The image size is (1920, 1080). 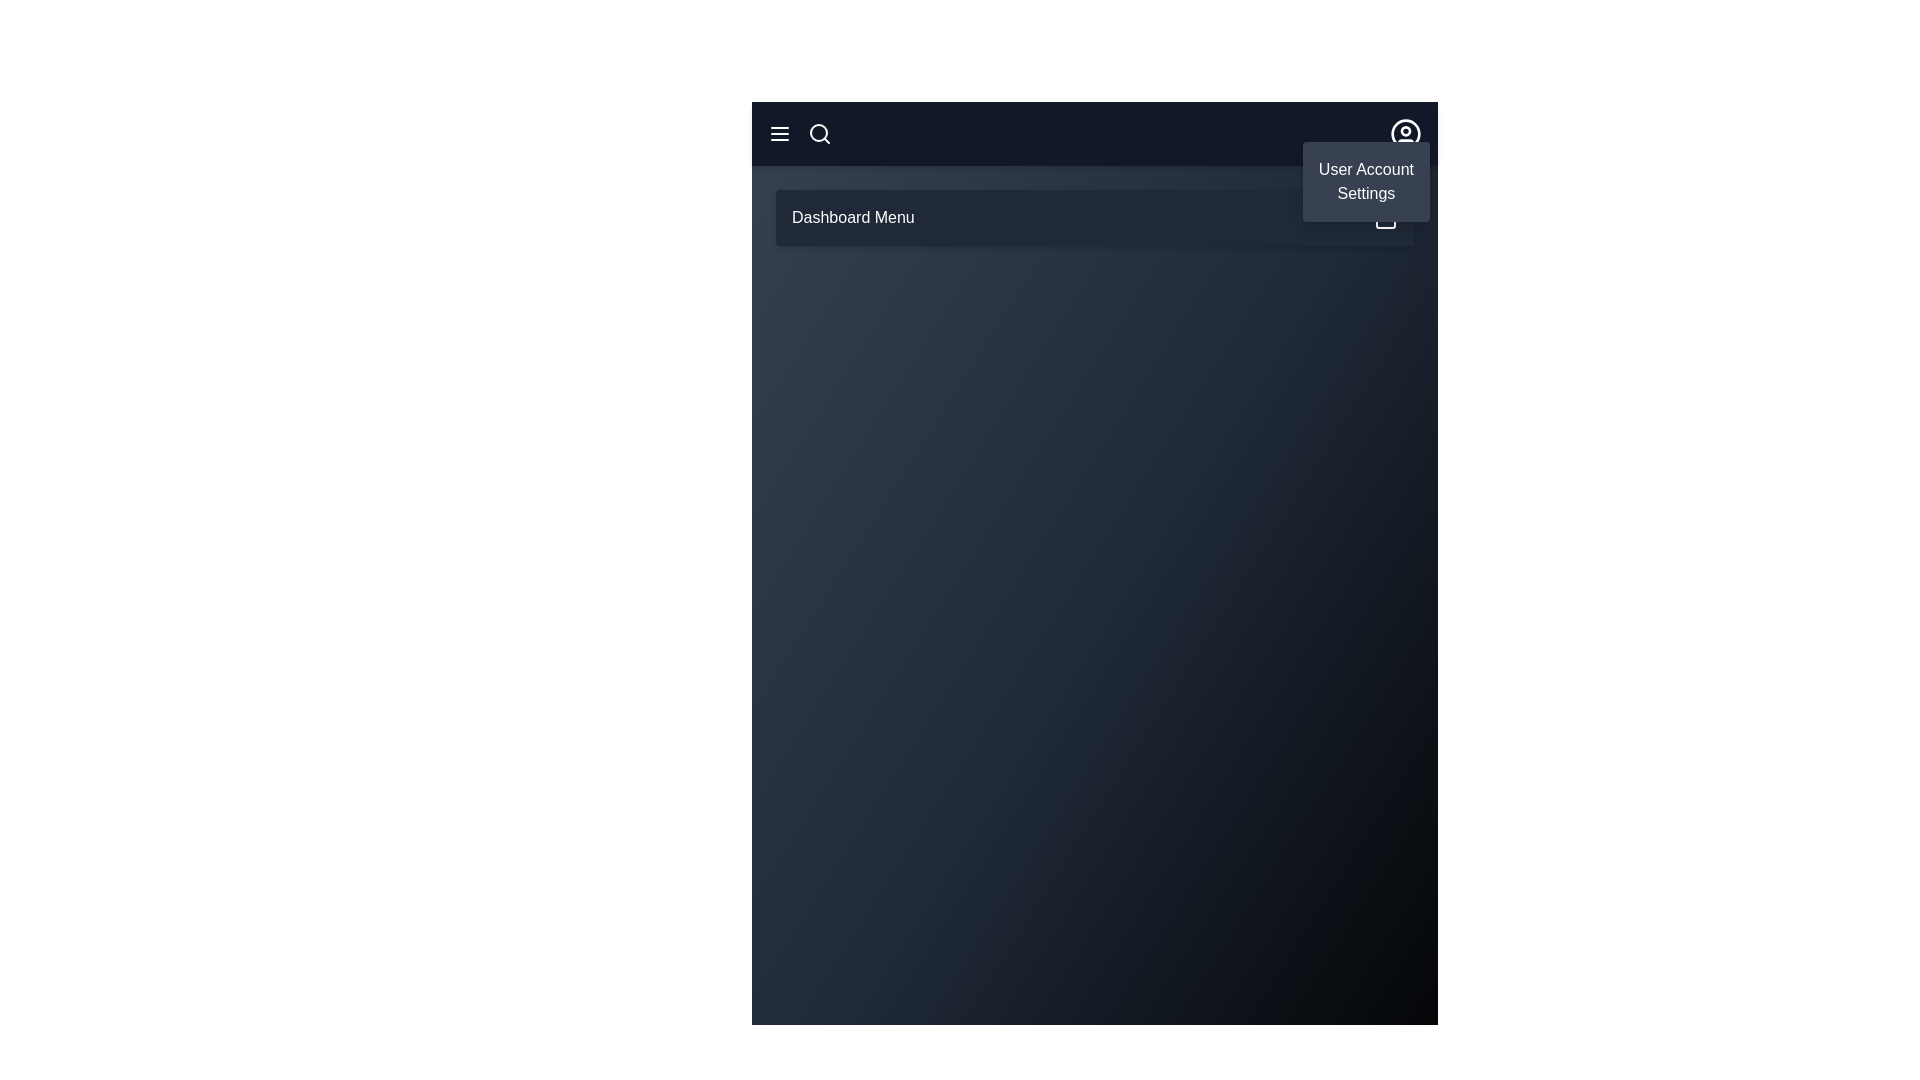 I want to click on the Settings option in the user dropdown menu, so click(x=1365, y=193).